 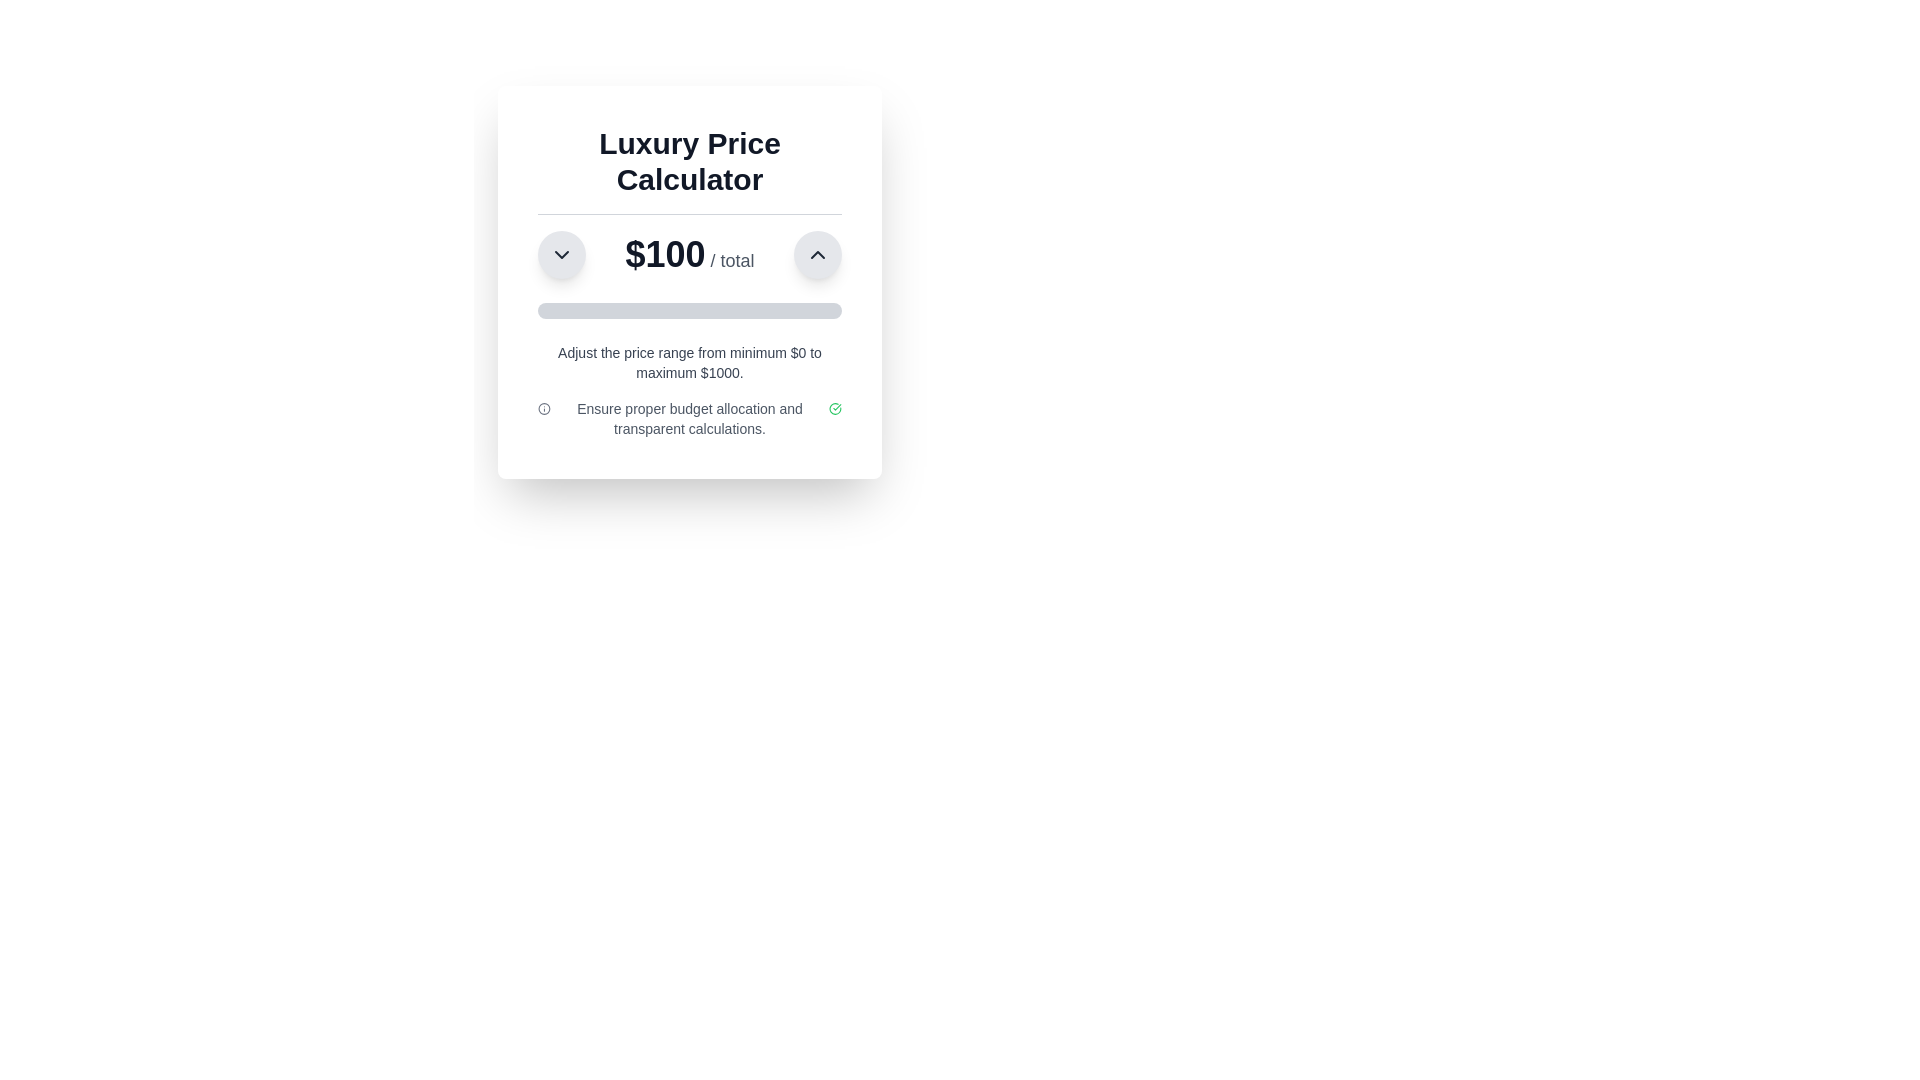 I want to click on the SVG icon of an upward chevron, which is centered within a circular button located near the upper-right corner of the button, so click(x=817, y=253).